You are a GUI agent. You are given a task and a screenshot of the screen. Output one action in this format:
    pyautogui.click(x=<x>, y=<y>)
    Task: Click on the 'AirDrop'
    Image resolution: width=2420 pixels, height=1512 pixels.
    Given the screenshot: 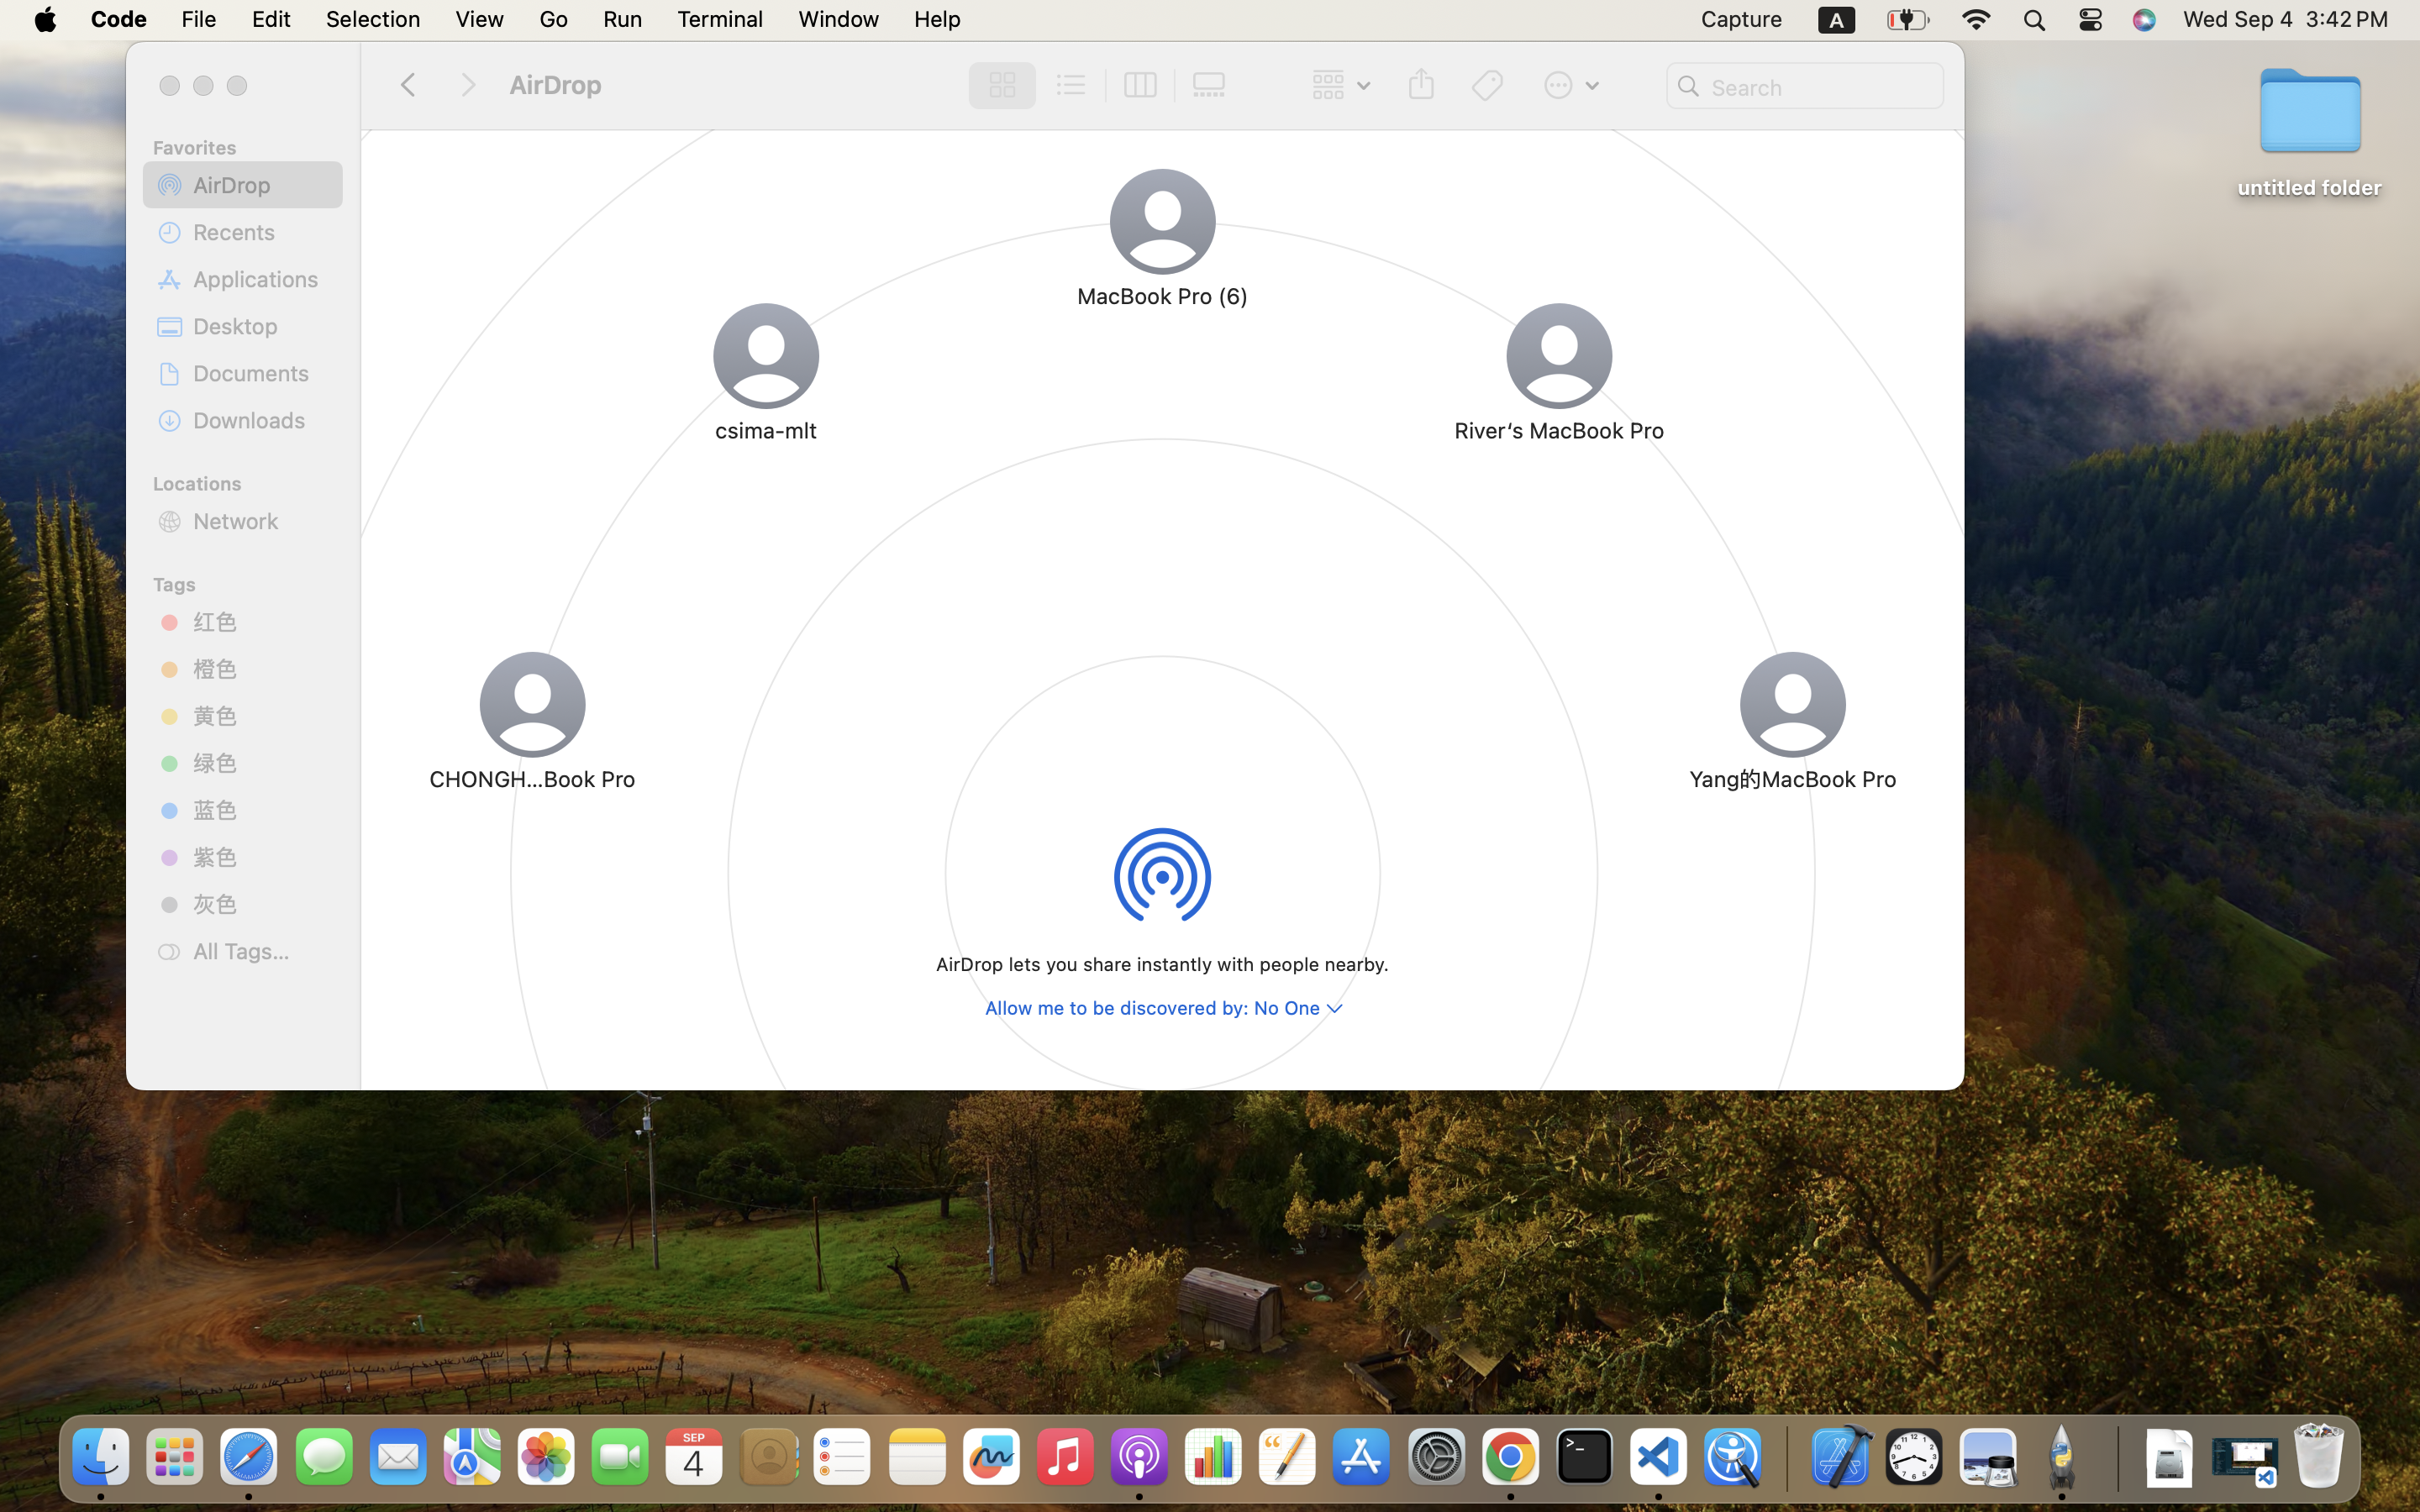 What is the action you would take?
    pyautogui.click(x=260, y=183)
    